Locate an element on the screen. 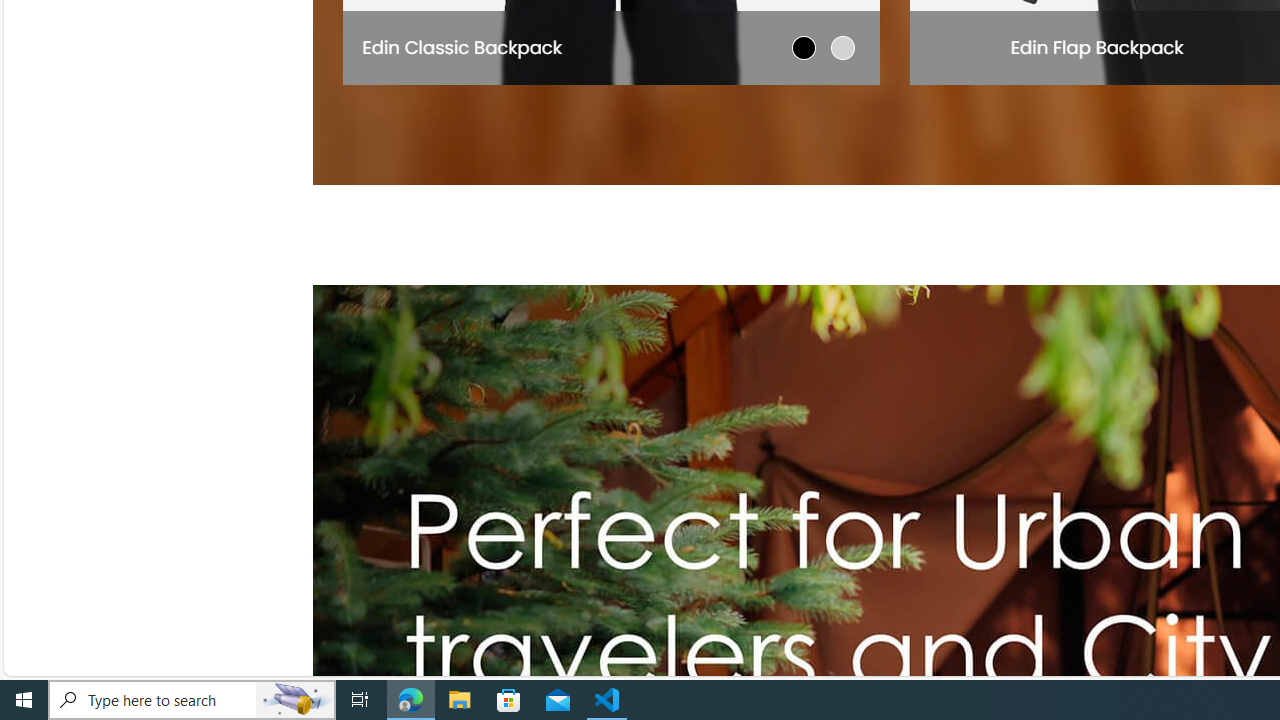  'Search highlights icon opens search home window' is located at coordinates (294, 698).